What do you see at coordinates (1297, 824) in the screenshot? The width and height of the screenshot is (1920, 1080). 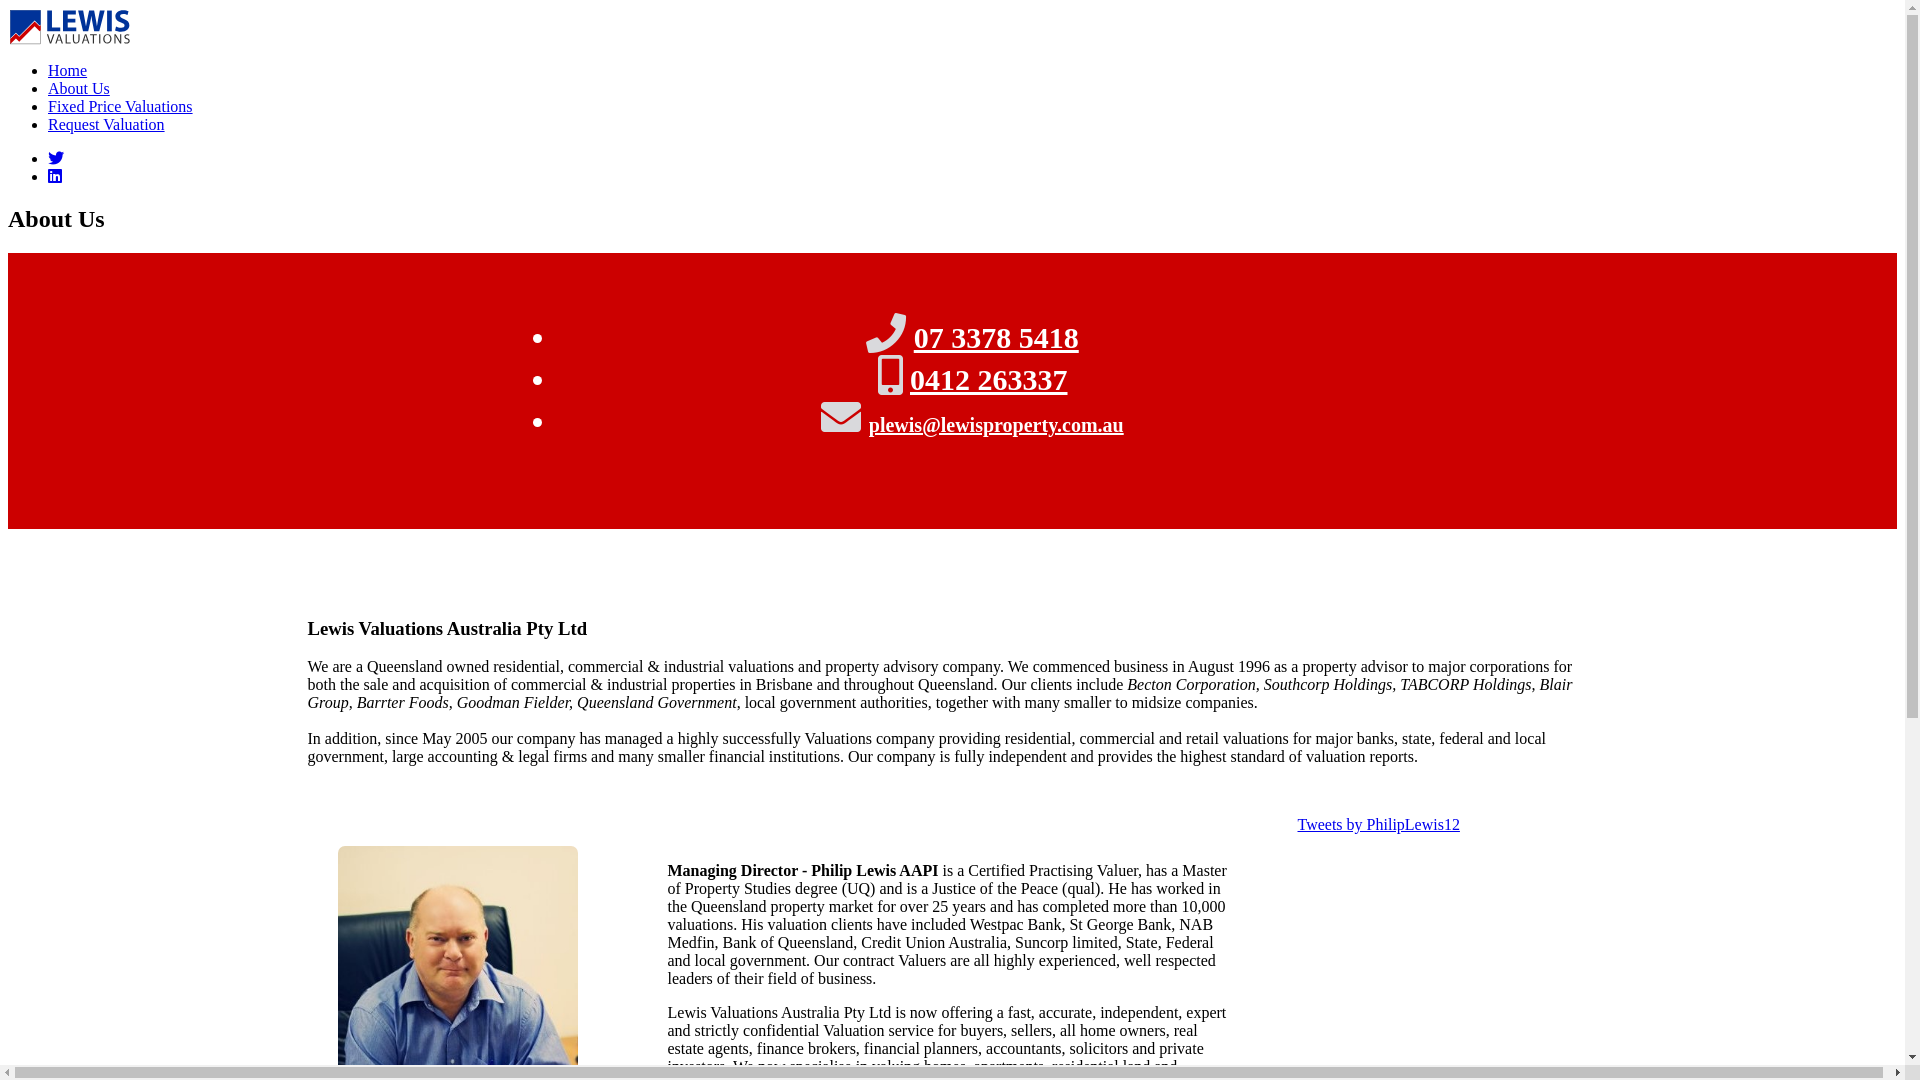 I see `'Tweets by PhilipLewis12'` at bounding box center [1297, 824].